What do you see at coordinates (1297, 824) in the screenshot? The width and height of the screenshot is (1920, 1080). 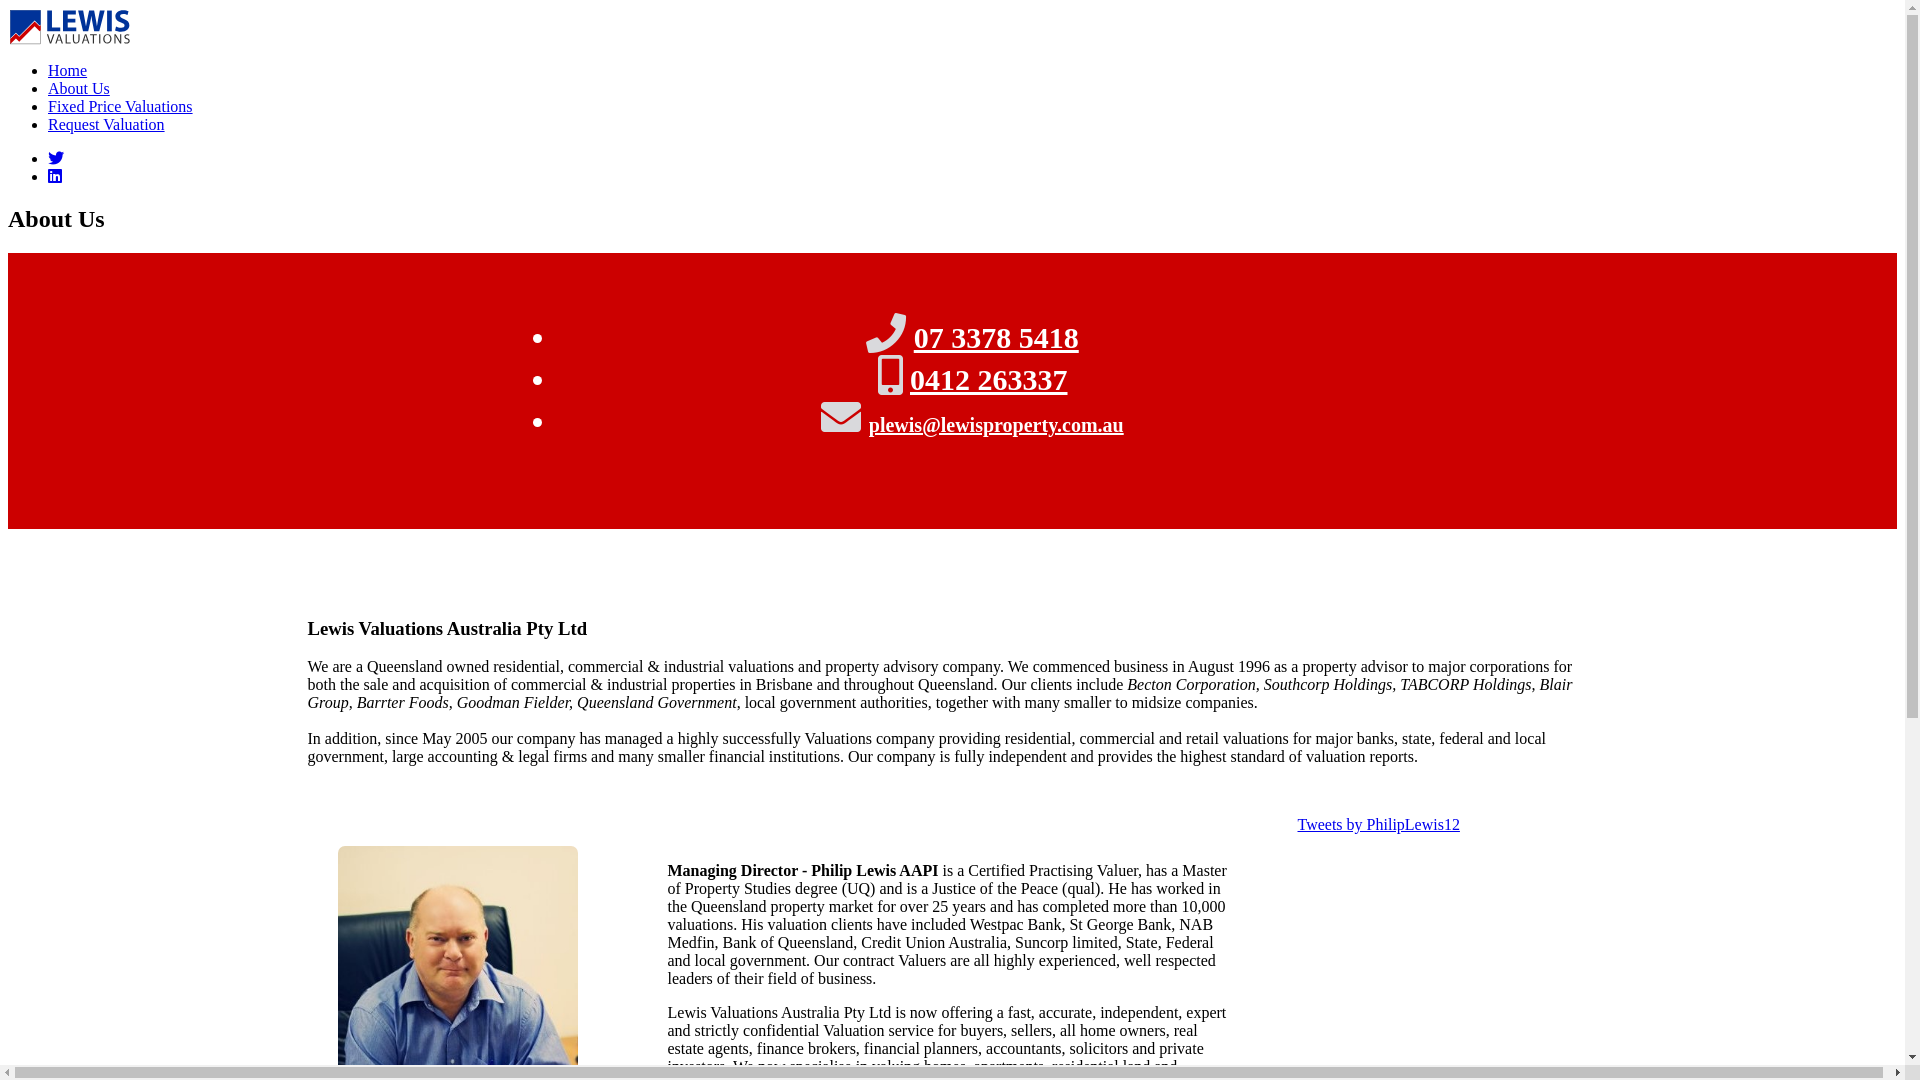 I see `'Tweets by PhilipLewis12'` at bounding box center [1297, 824].